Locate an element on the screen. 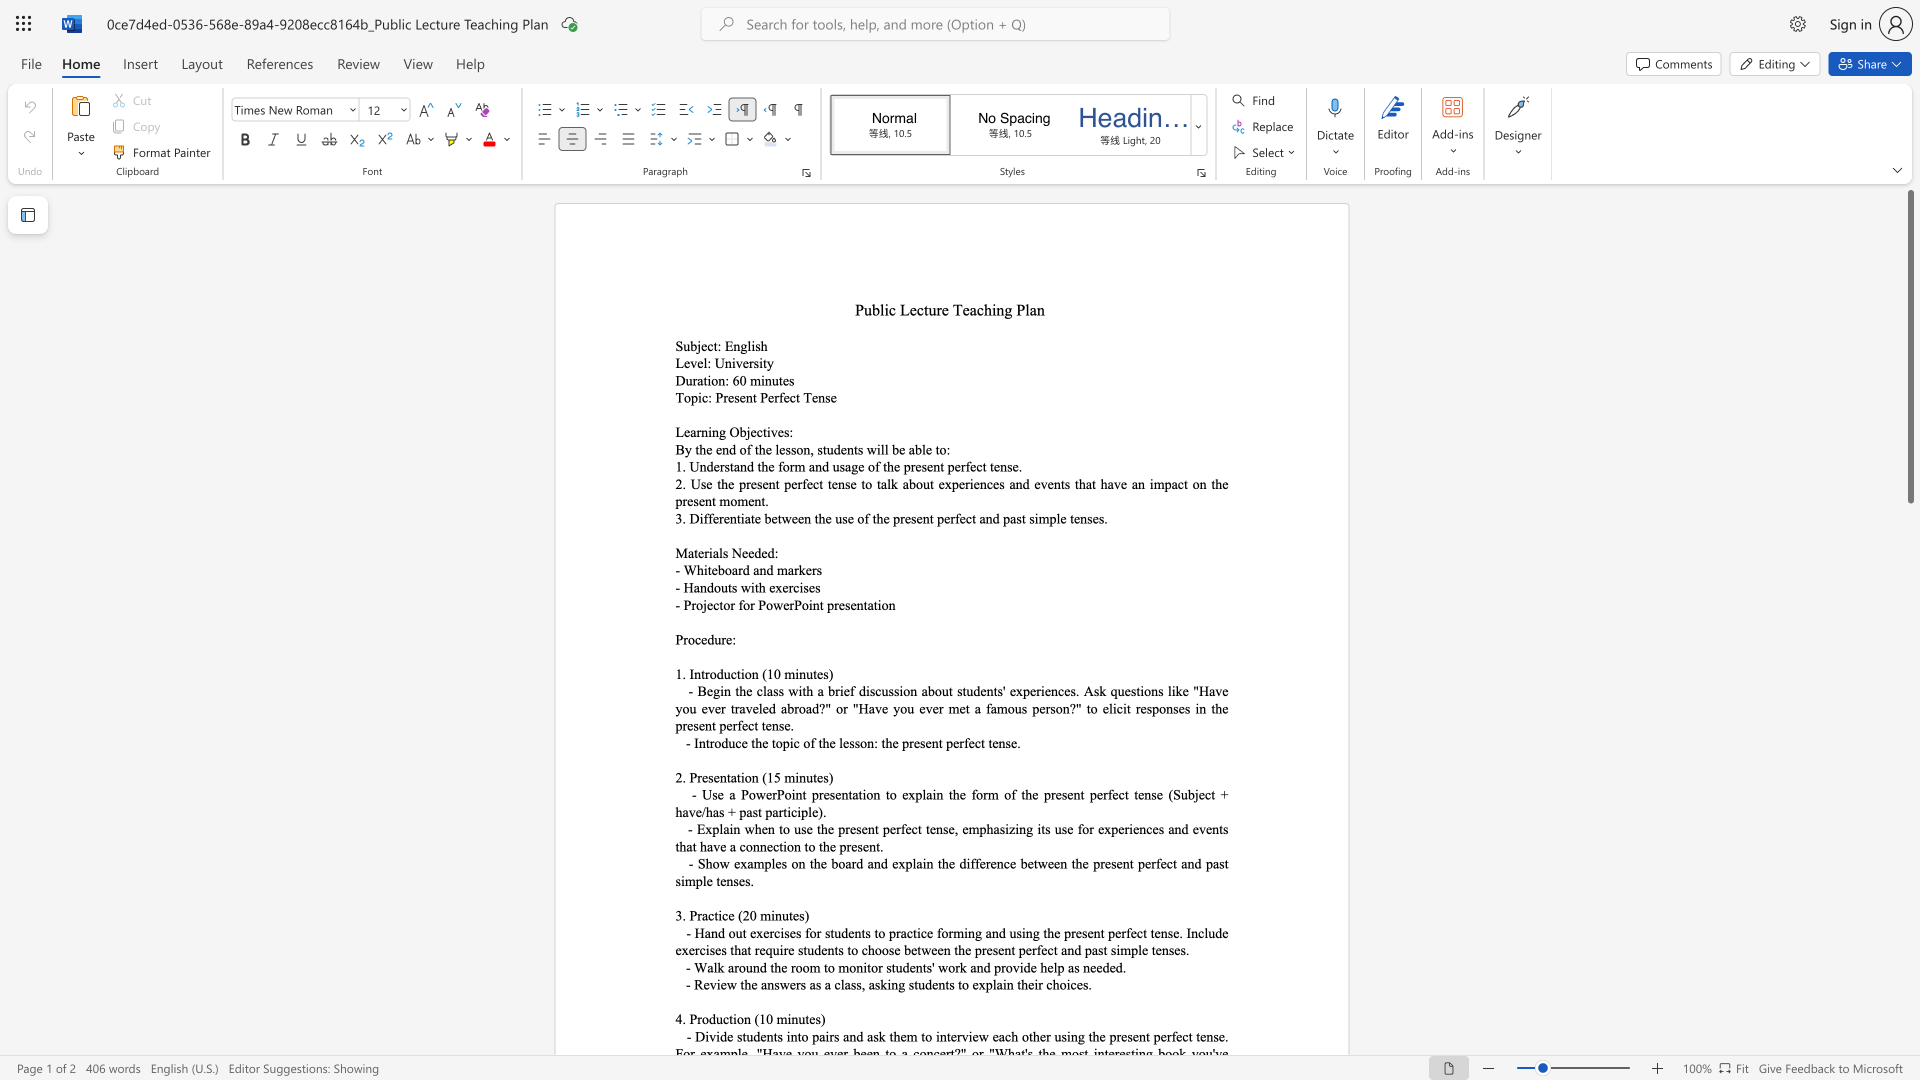 The height and width of the screenshot is (1080, 1920). the scrollbar to move the content lower is located at coordinates (1909, 869).